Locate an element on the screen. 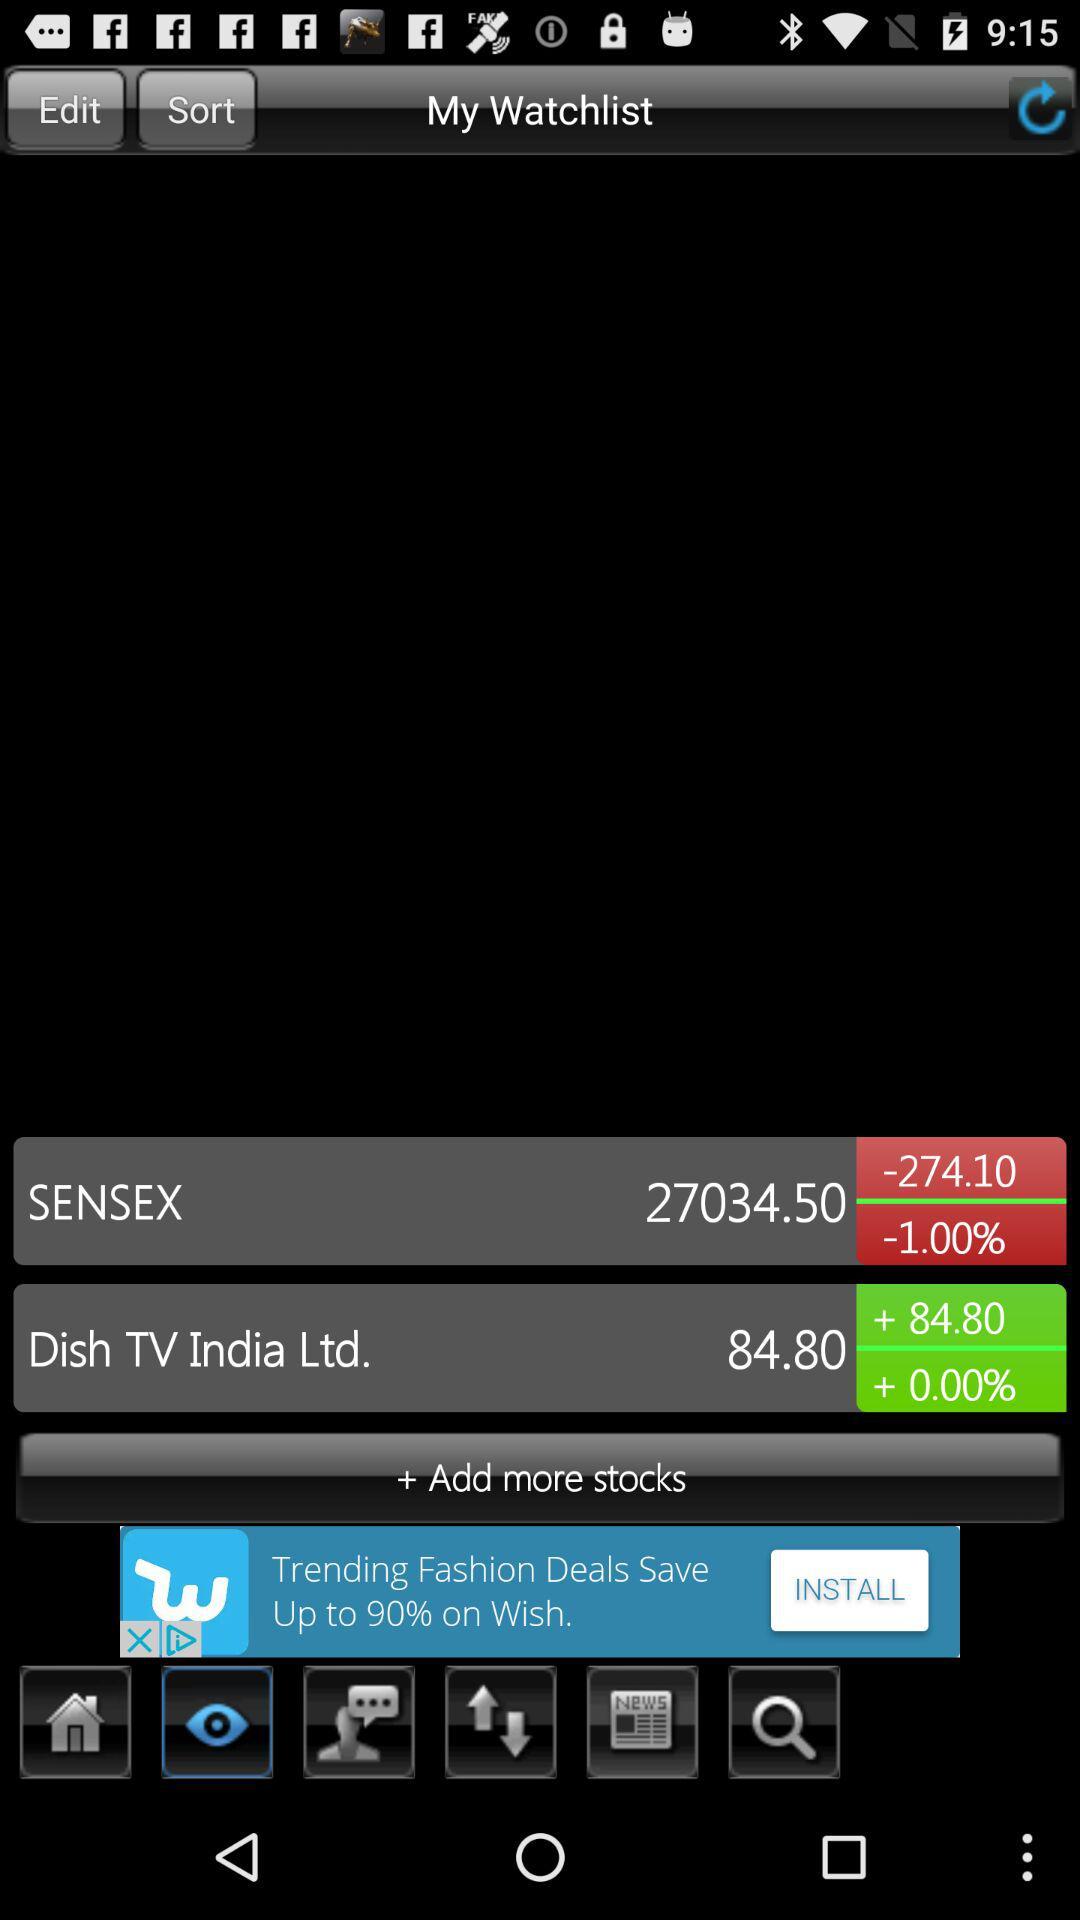 The height and width of the screenshot is (1920, 1080). search is located at coordinates (783, 1727).